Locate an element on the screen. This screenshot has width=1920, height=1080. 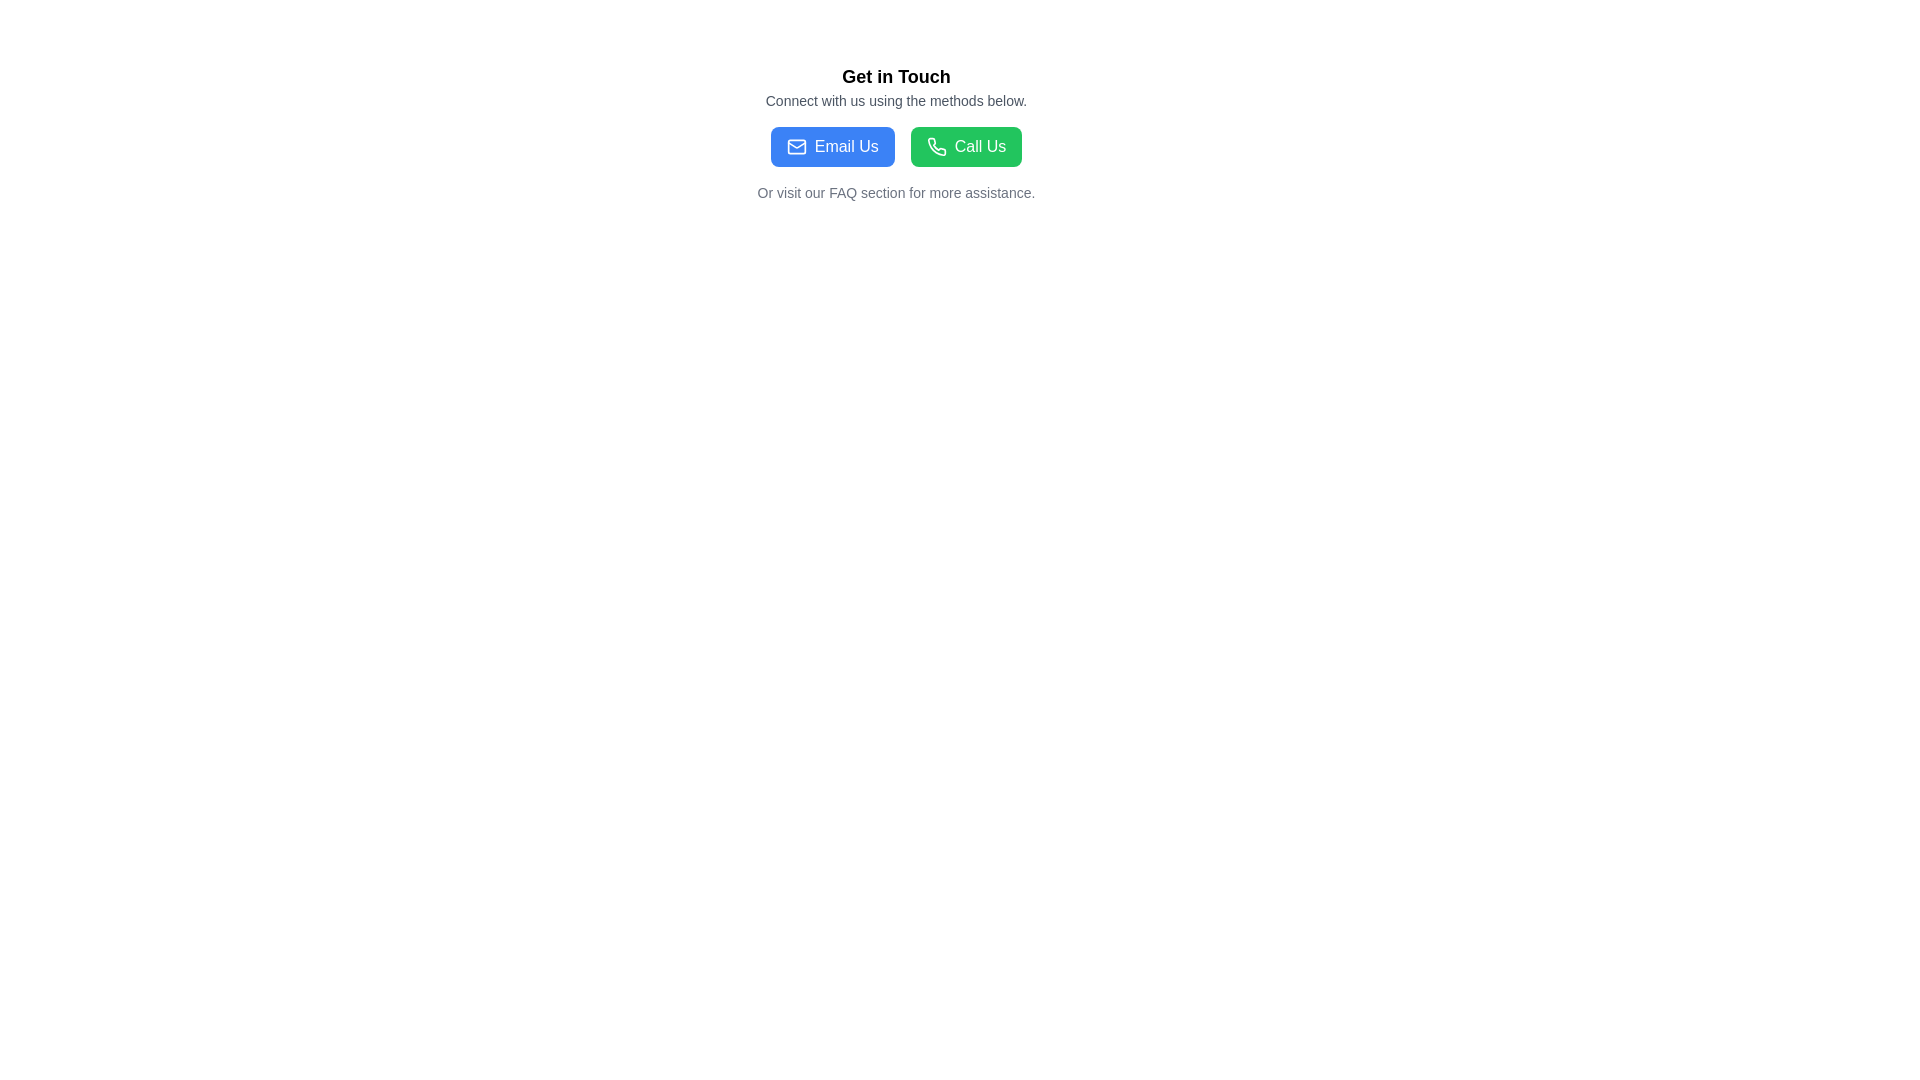
the 'Email Us' button that contains the Icon component indicating email functionality, positioned to the left of the button's text is located at coordinates (795, 145).